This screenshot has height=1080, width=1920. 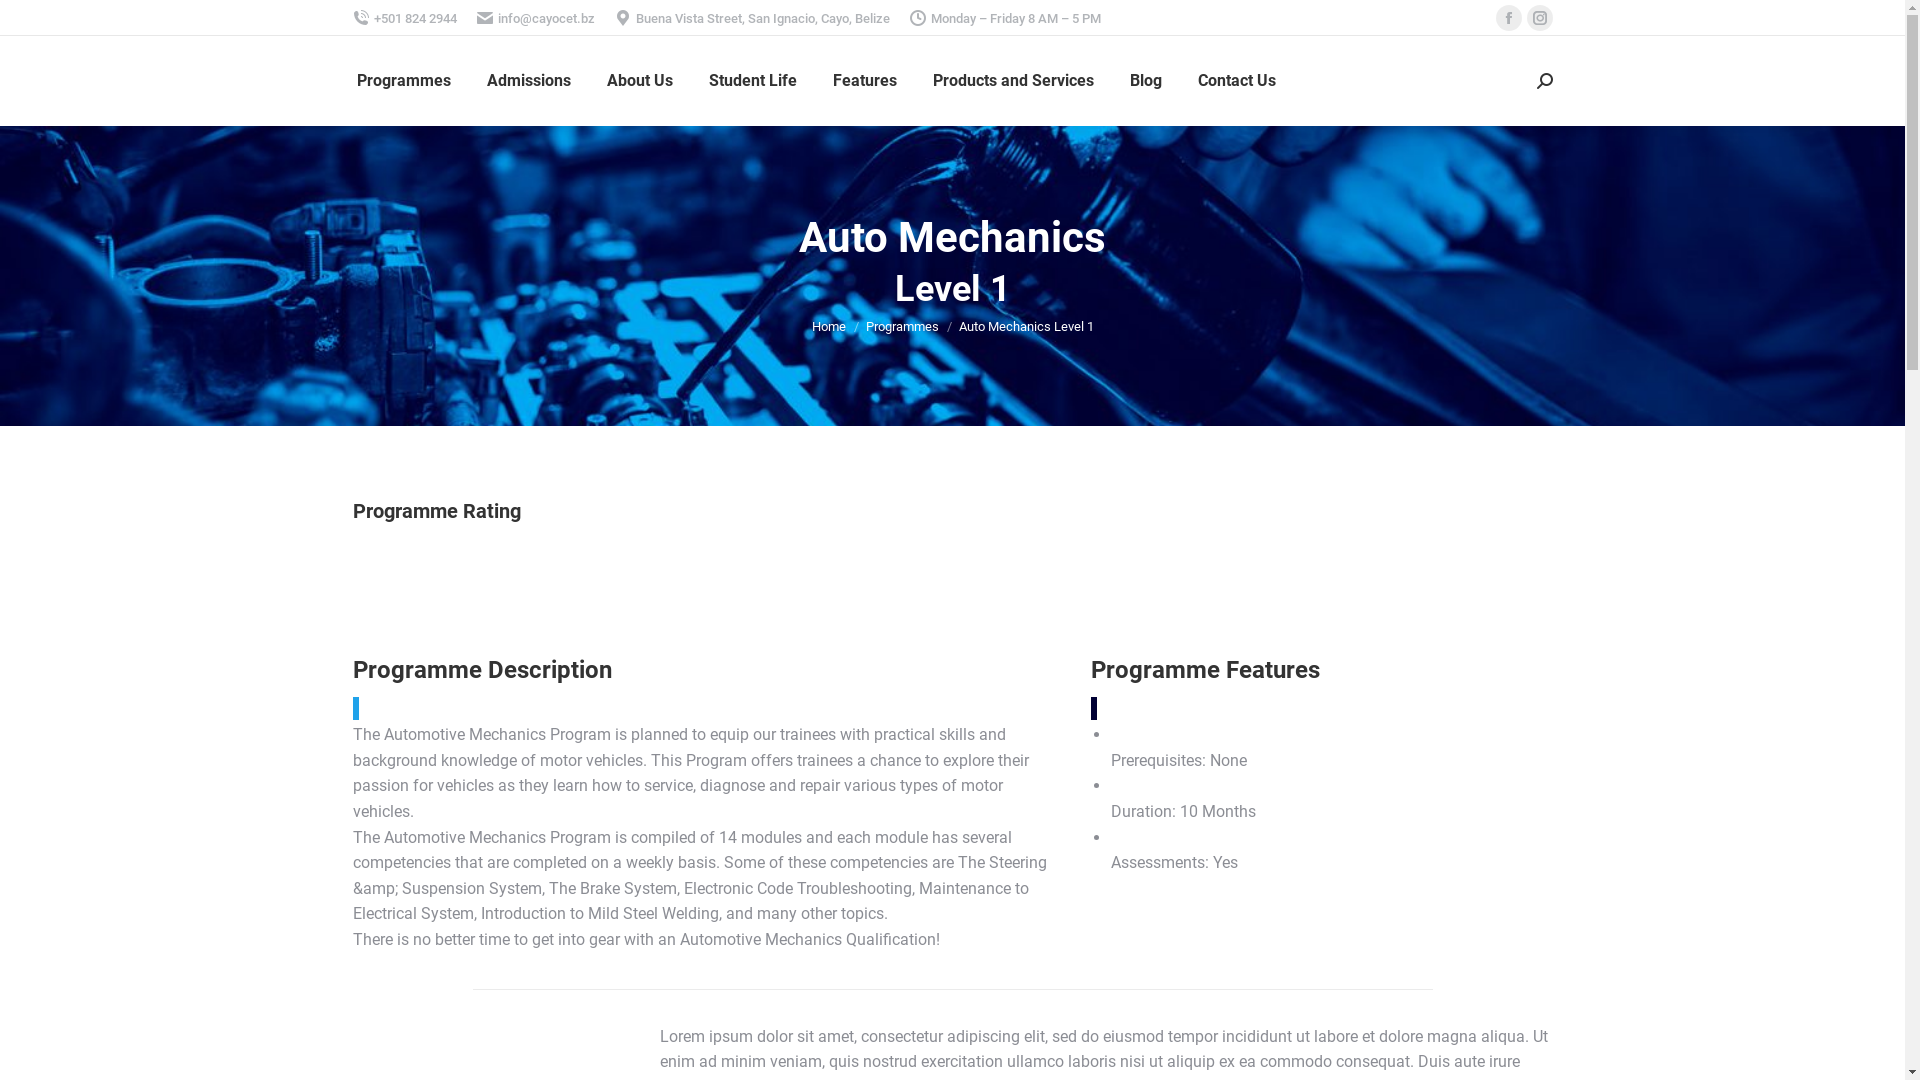 What do you see at coordinates (1146, 80) in the screenshot?
I see `'Blog'` at bounding box center [1146, 80].